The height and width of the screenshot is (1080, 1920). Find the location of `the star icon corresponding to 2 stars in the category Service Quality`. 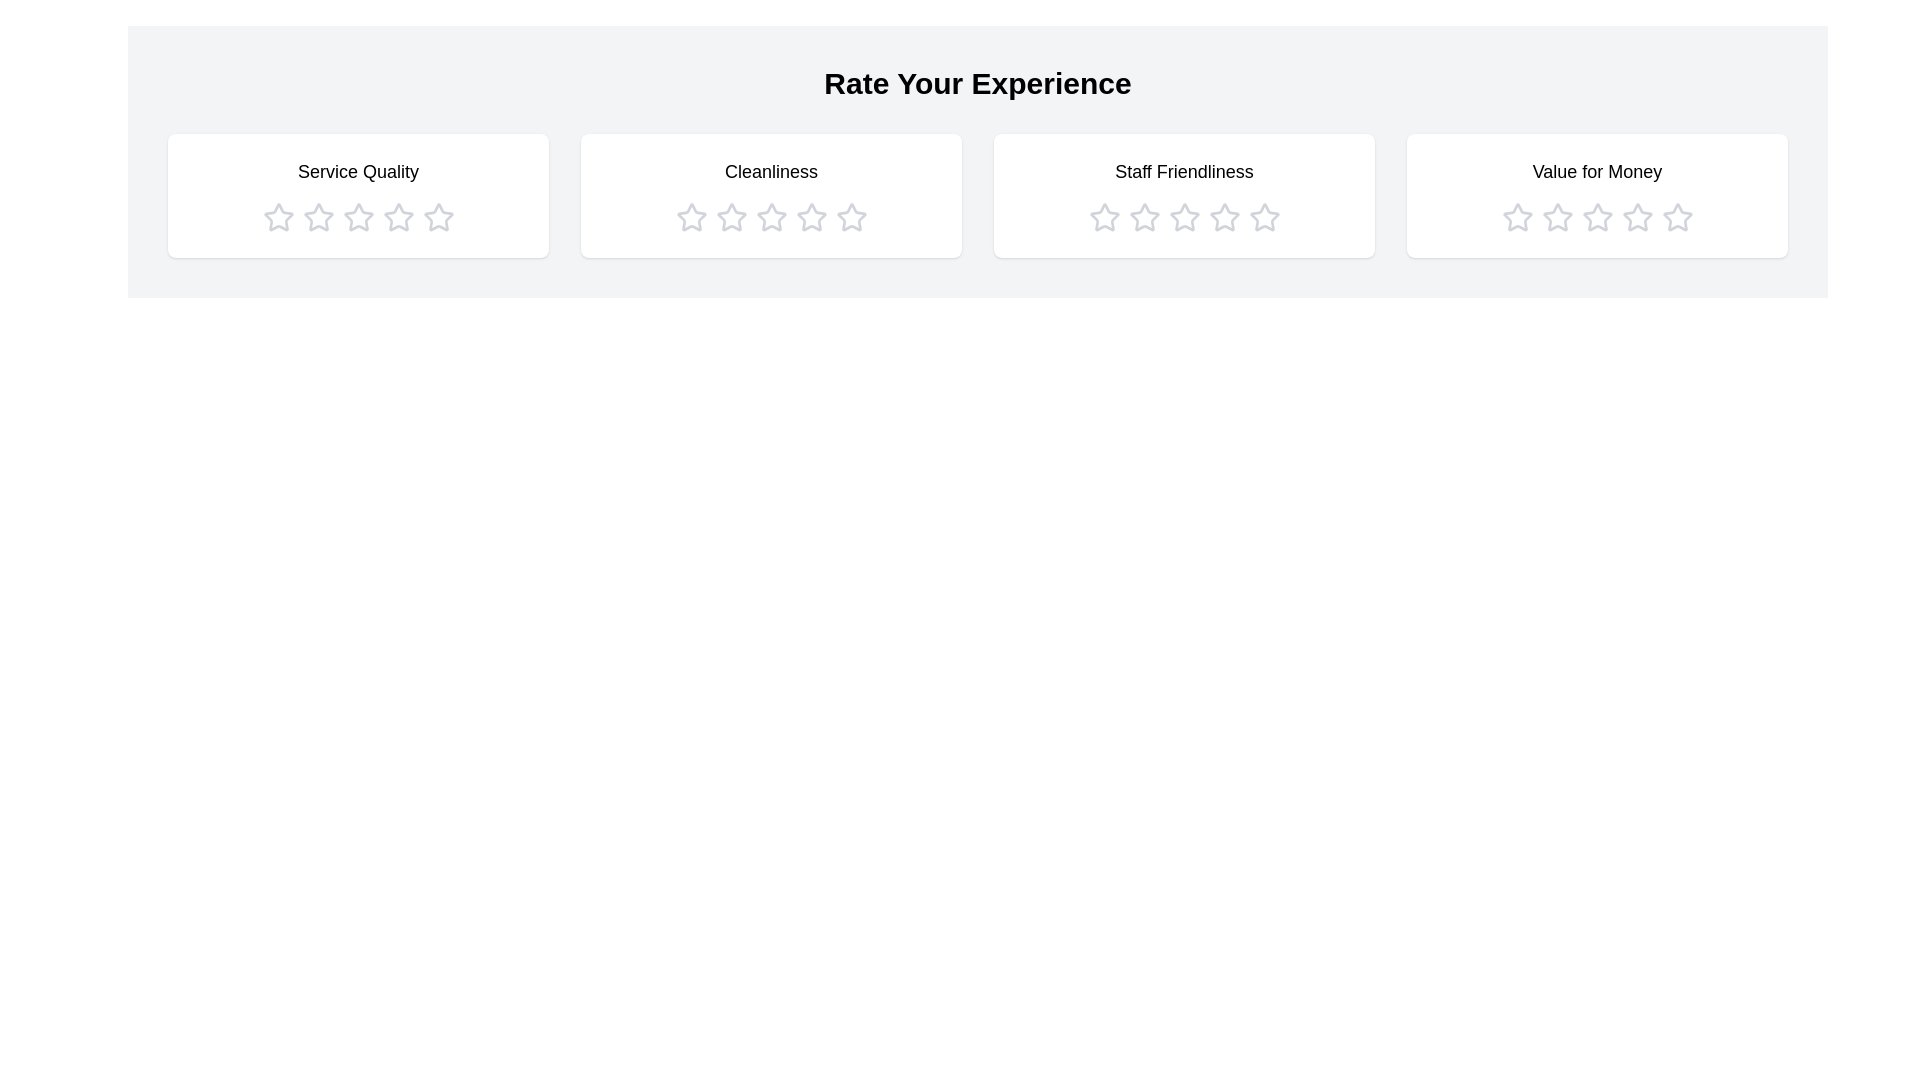

the star icon corresponding to 2 stars in the category Service Quality is located at coordinates (317, 218).